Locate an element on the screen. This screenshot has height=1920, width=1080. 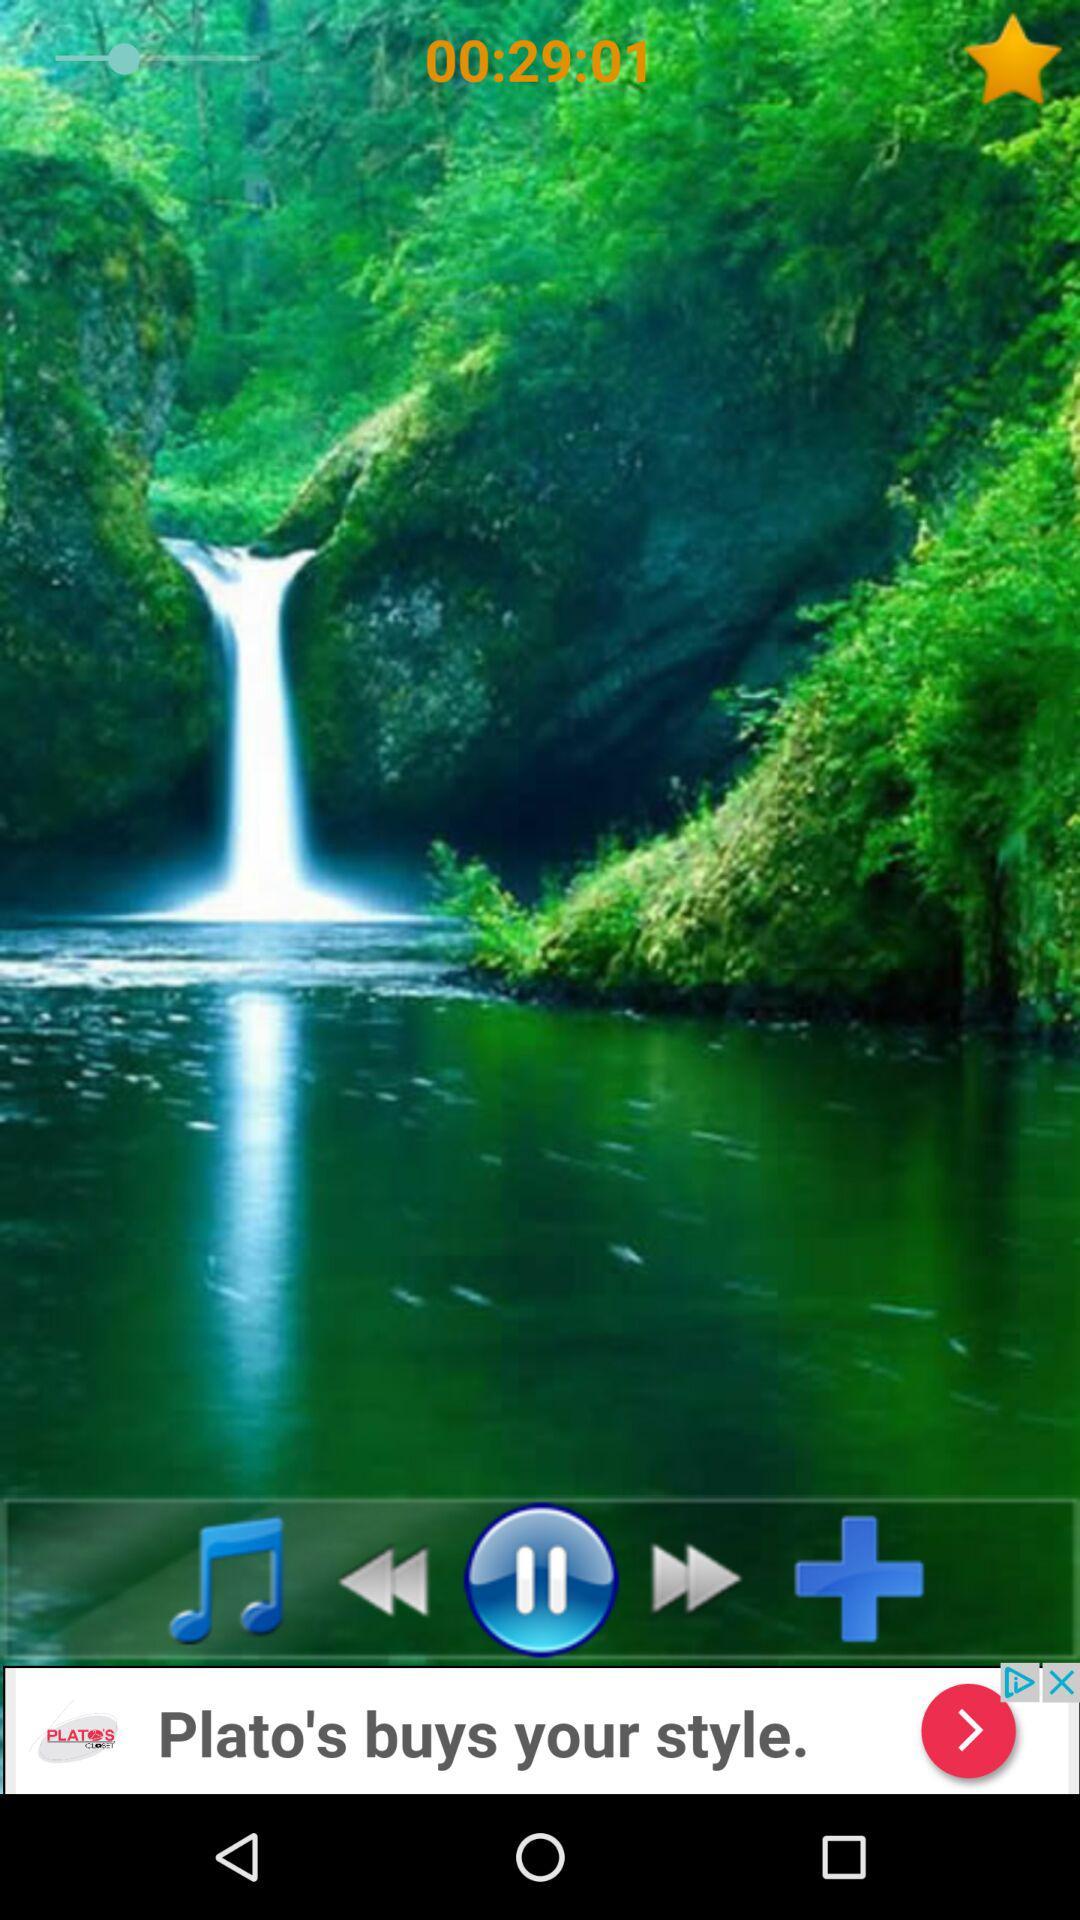
switch to move forward is located at coordinates (707, 1577).